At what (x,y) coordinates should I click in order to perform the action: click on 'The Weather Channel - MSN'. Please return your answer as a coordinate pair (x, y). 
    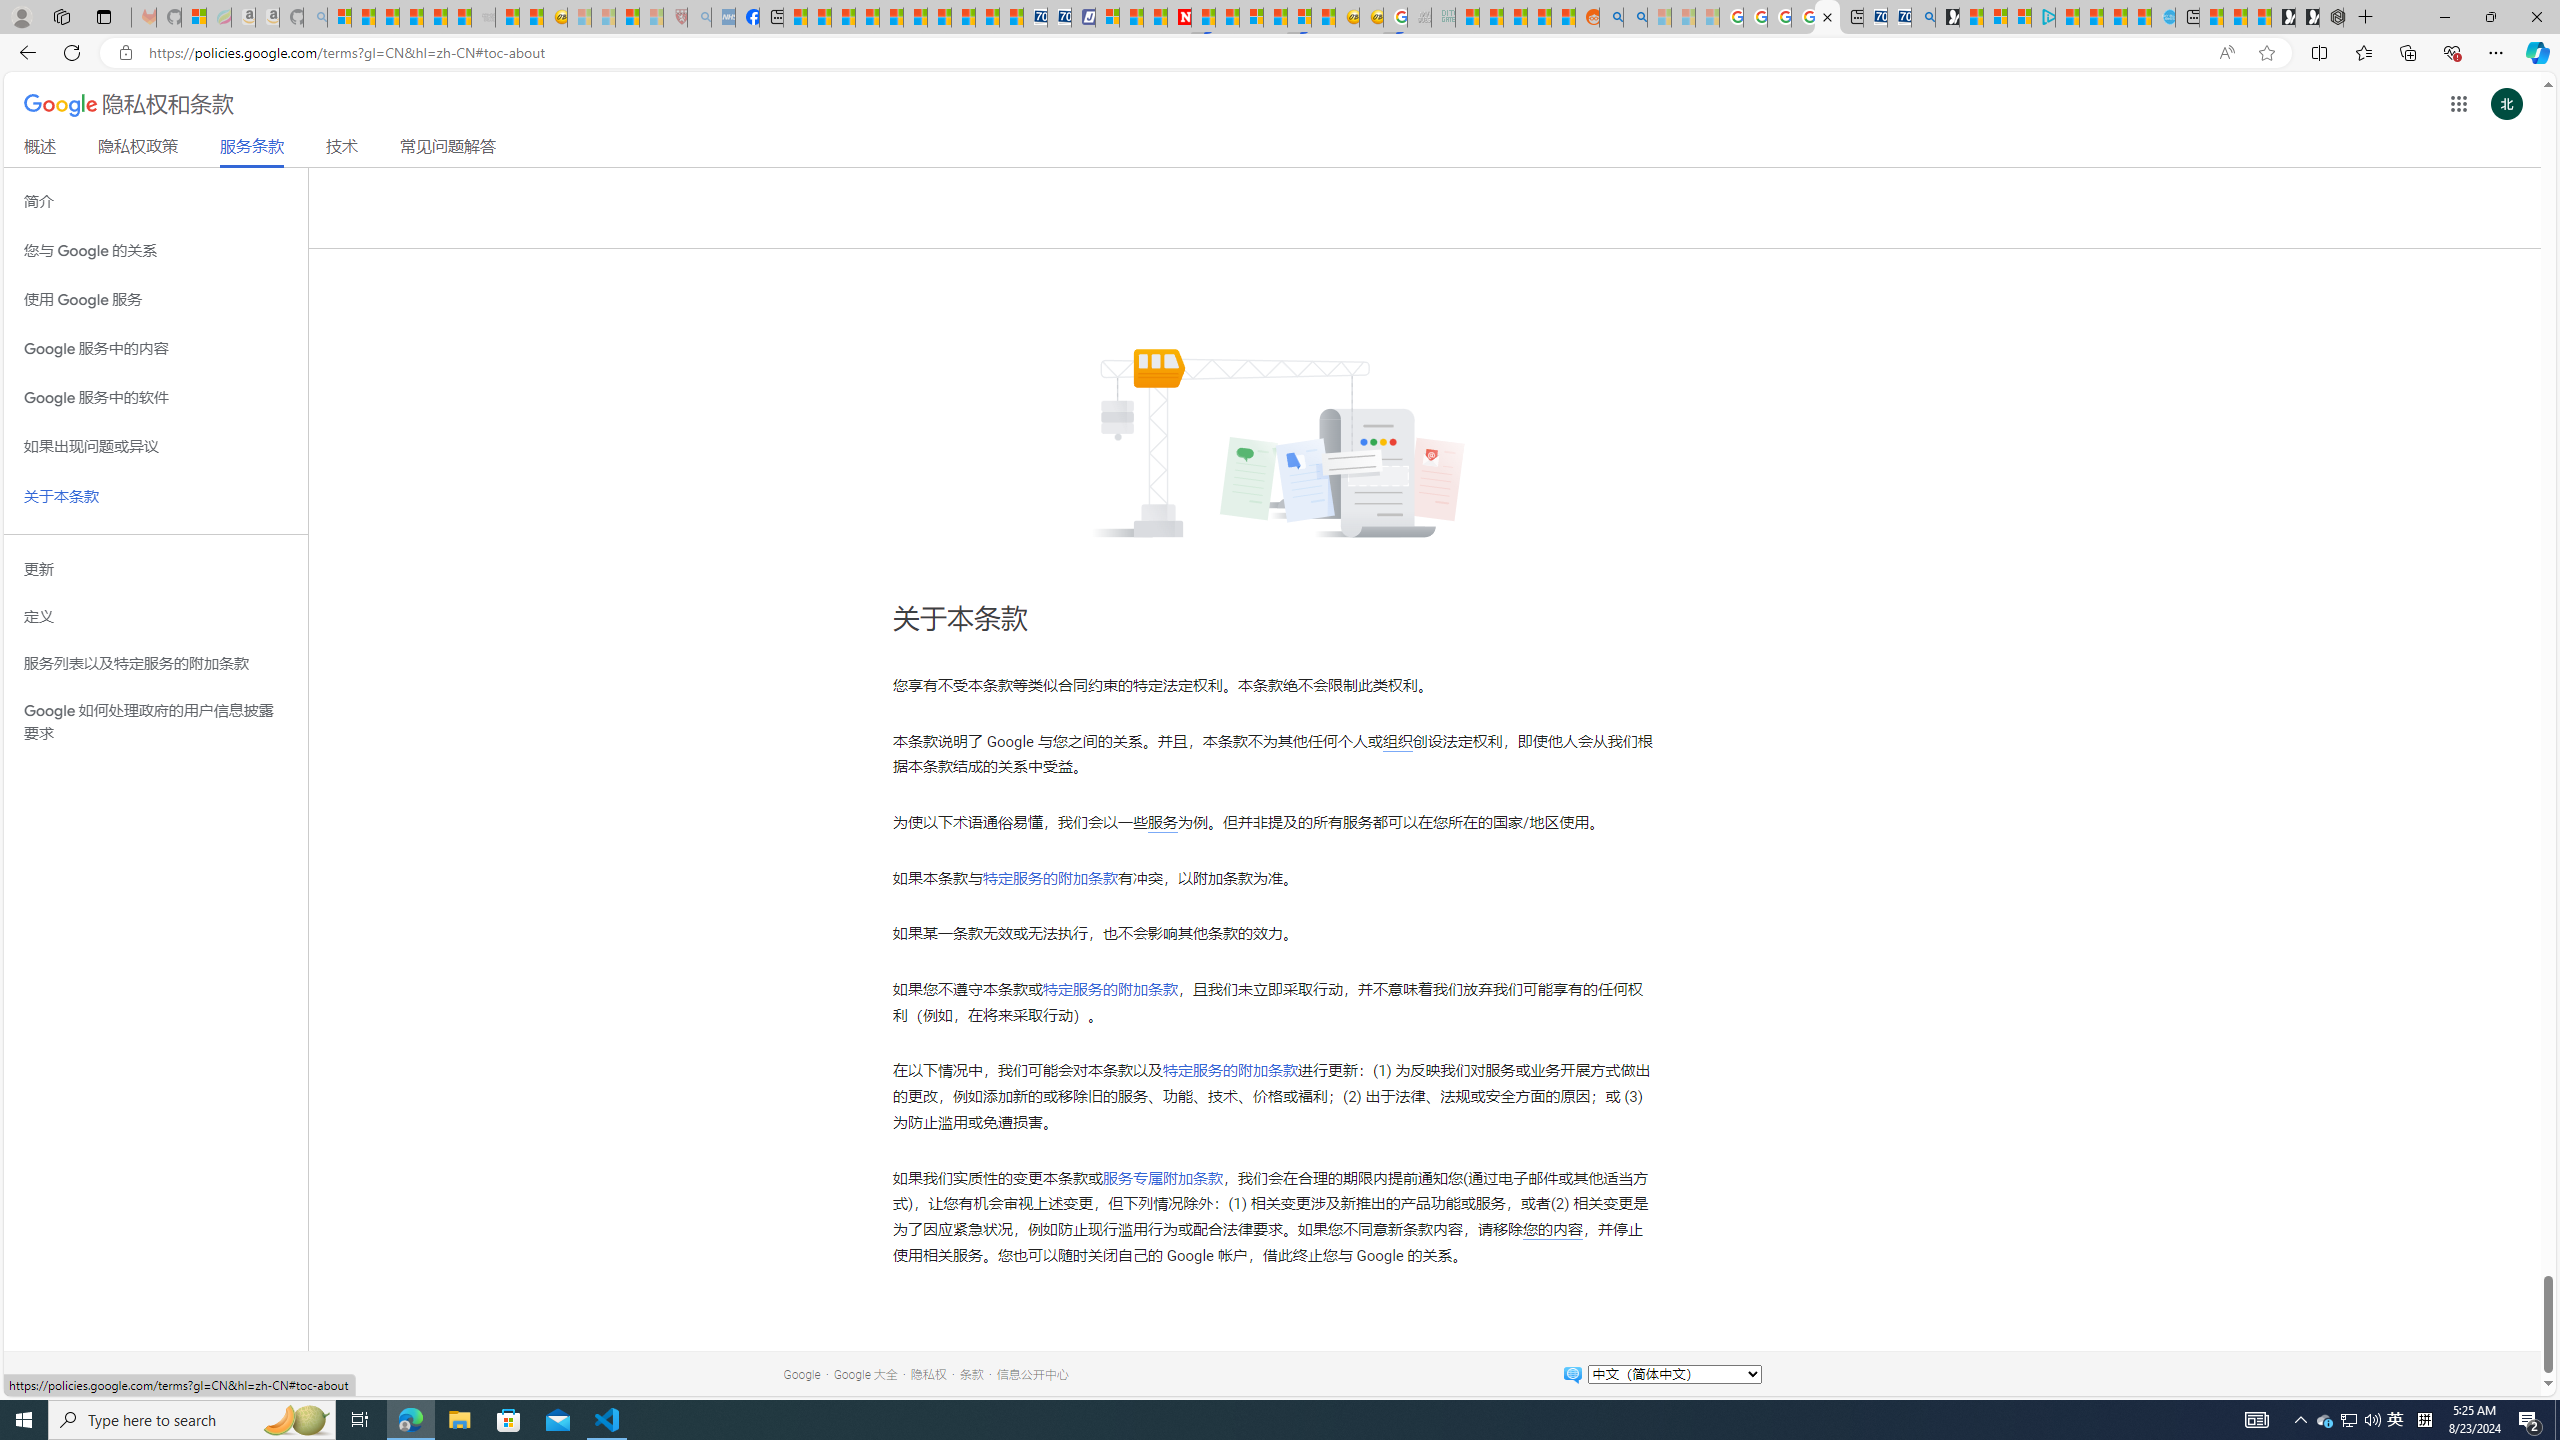
    Looking at the image, I should click on (386, 16).